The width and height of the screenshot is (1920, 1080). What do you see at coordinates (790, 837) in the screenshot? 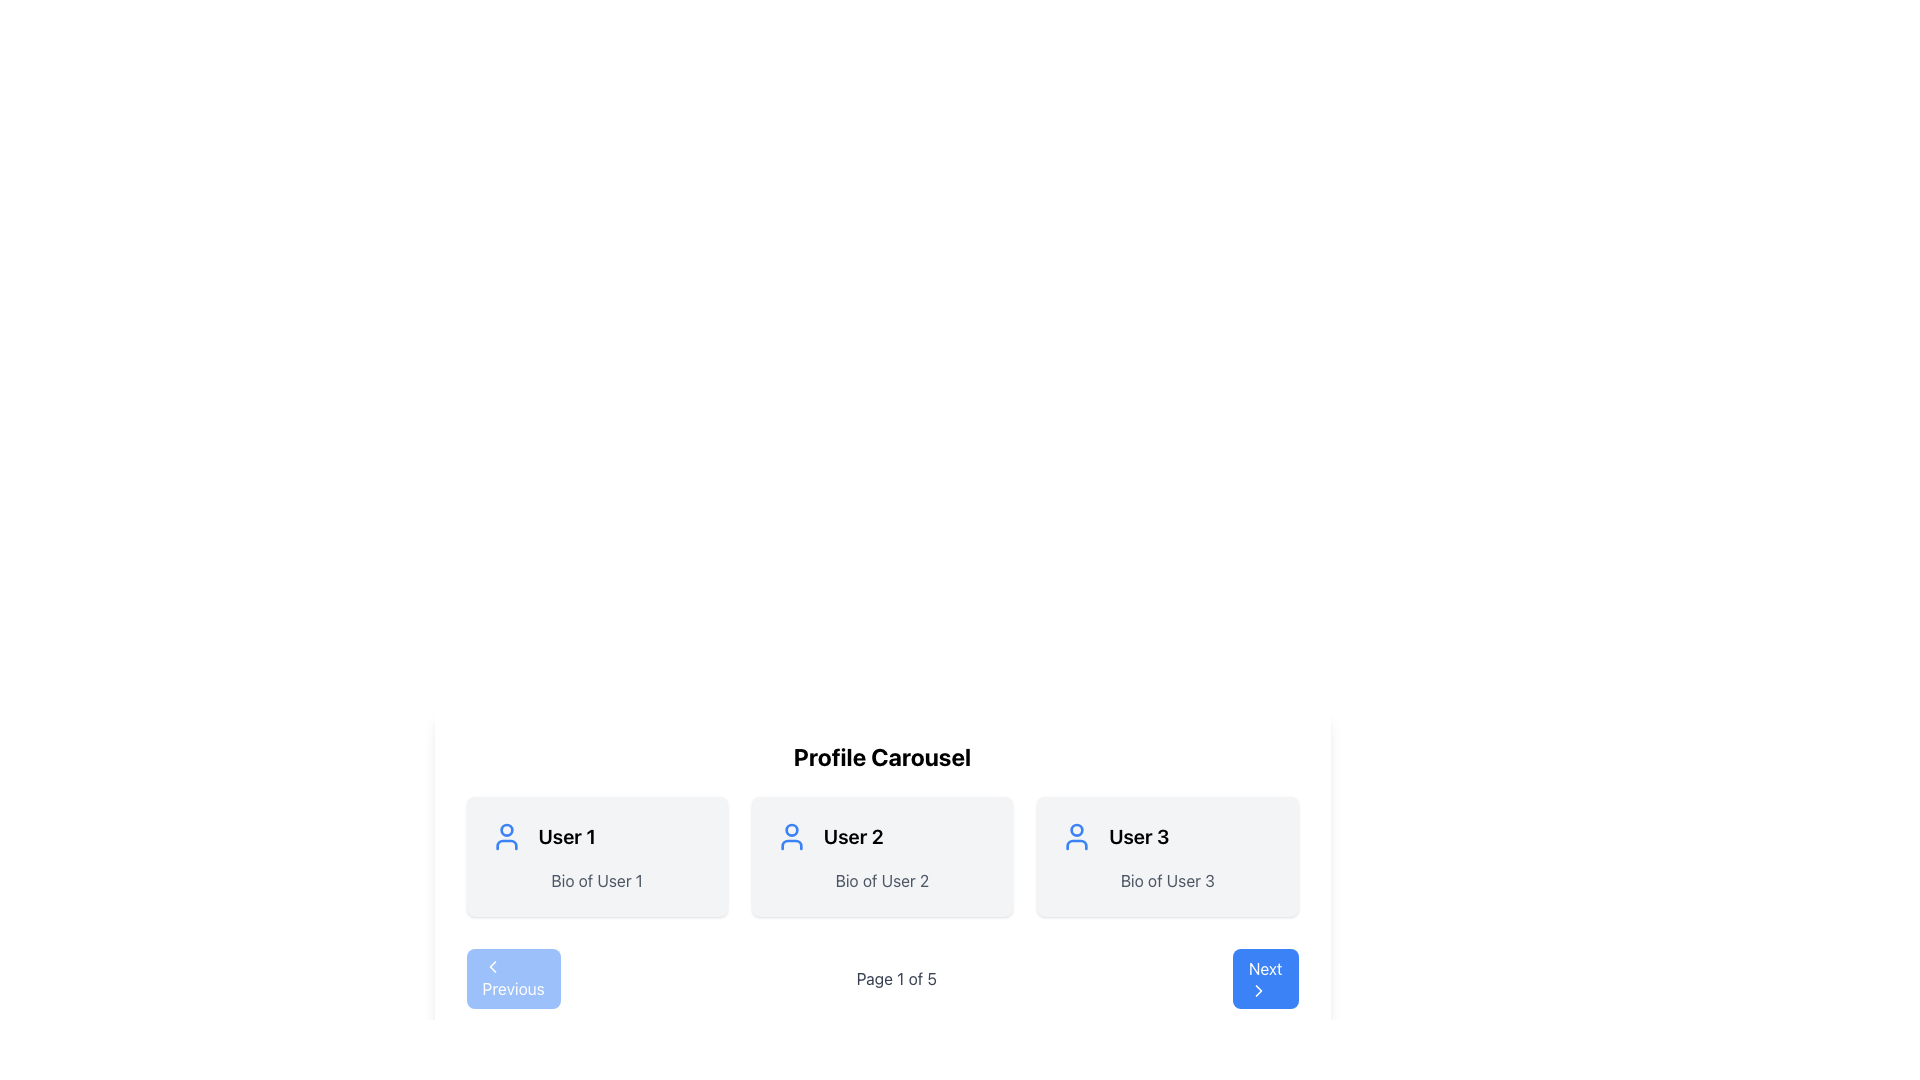
I see `the user profile icon for 'User 2' located in the second profile card of a carousel` at bounding box center [790, 837].